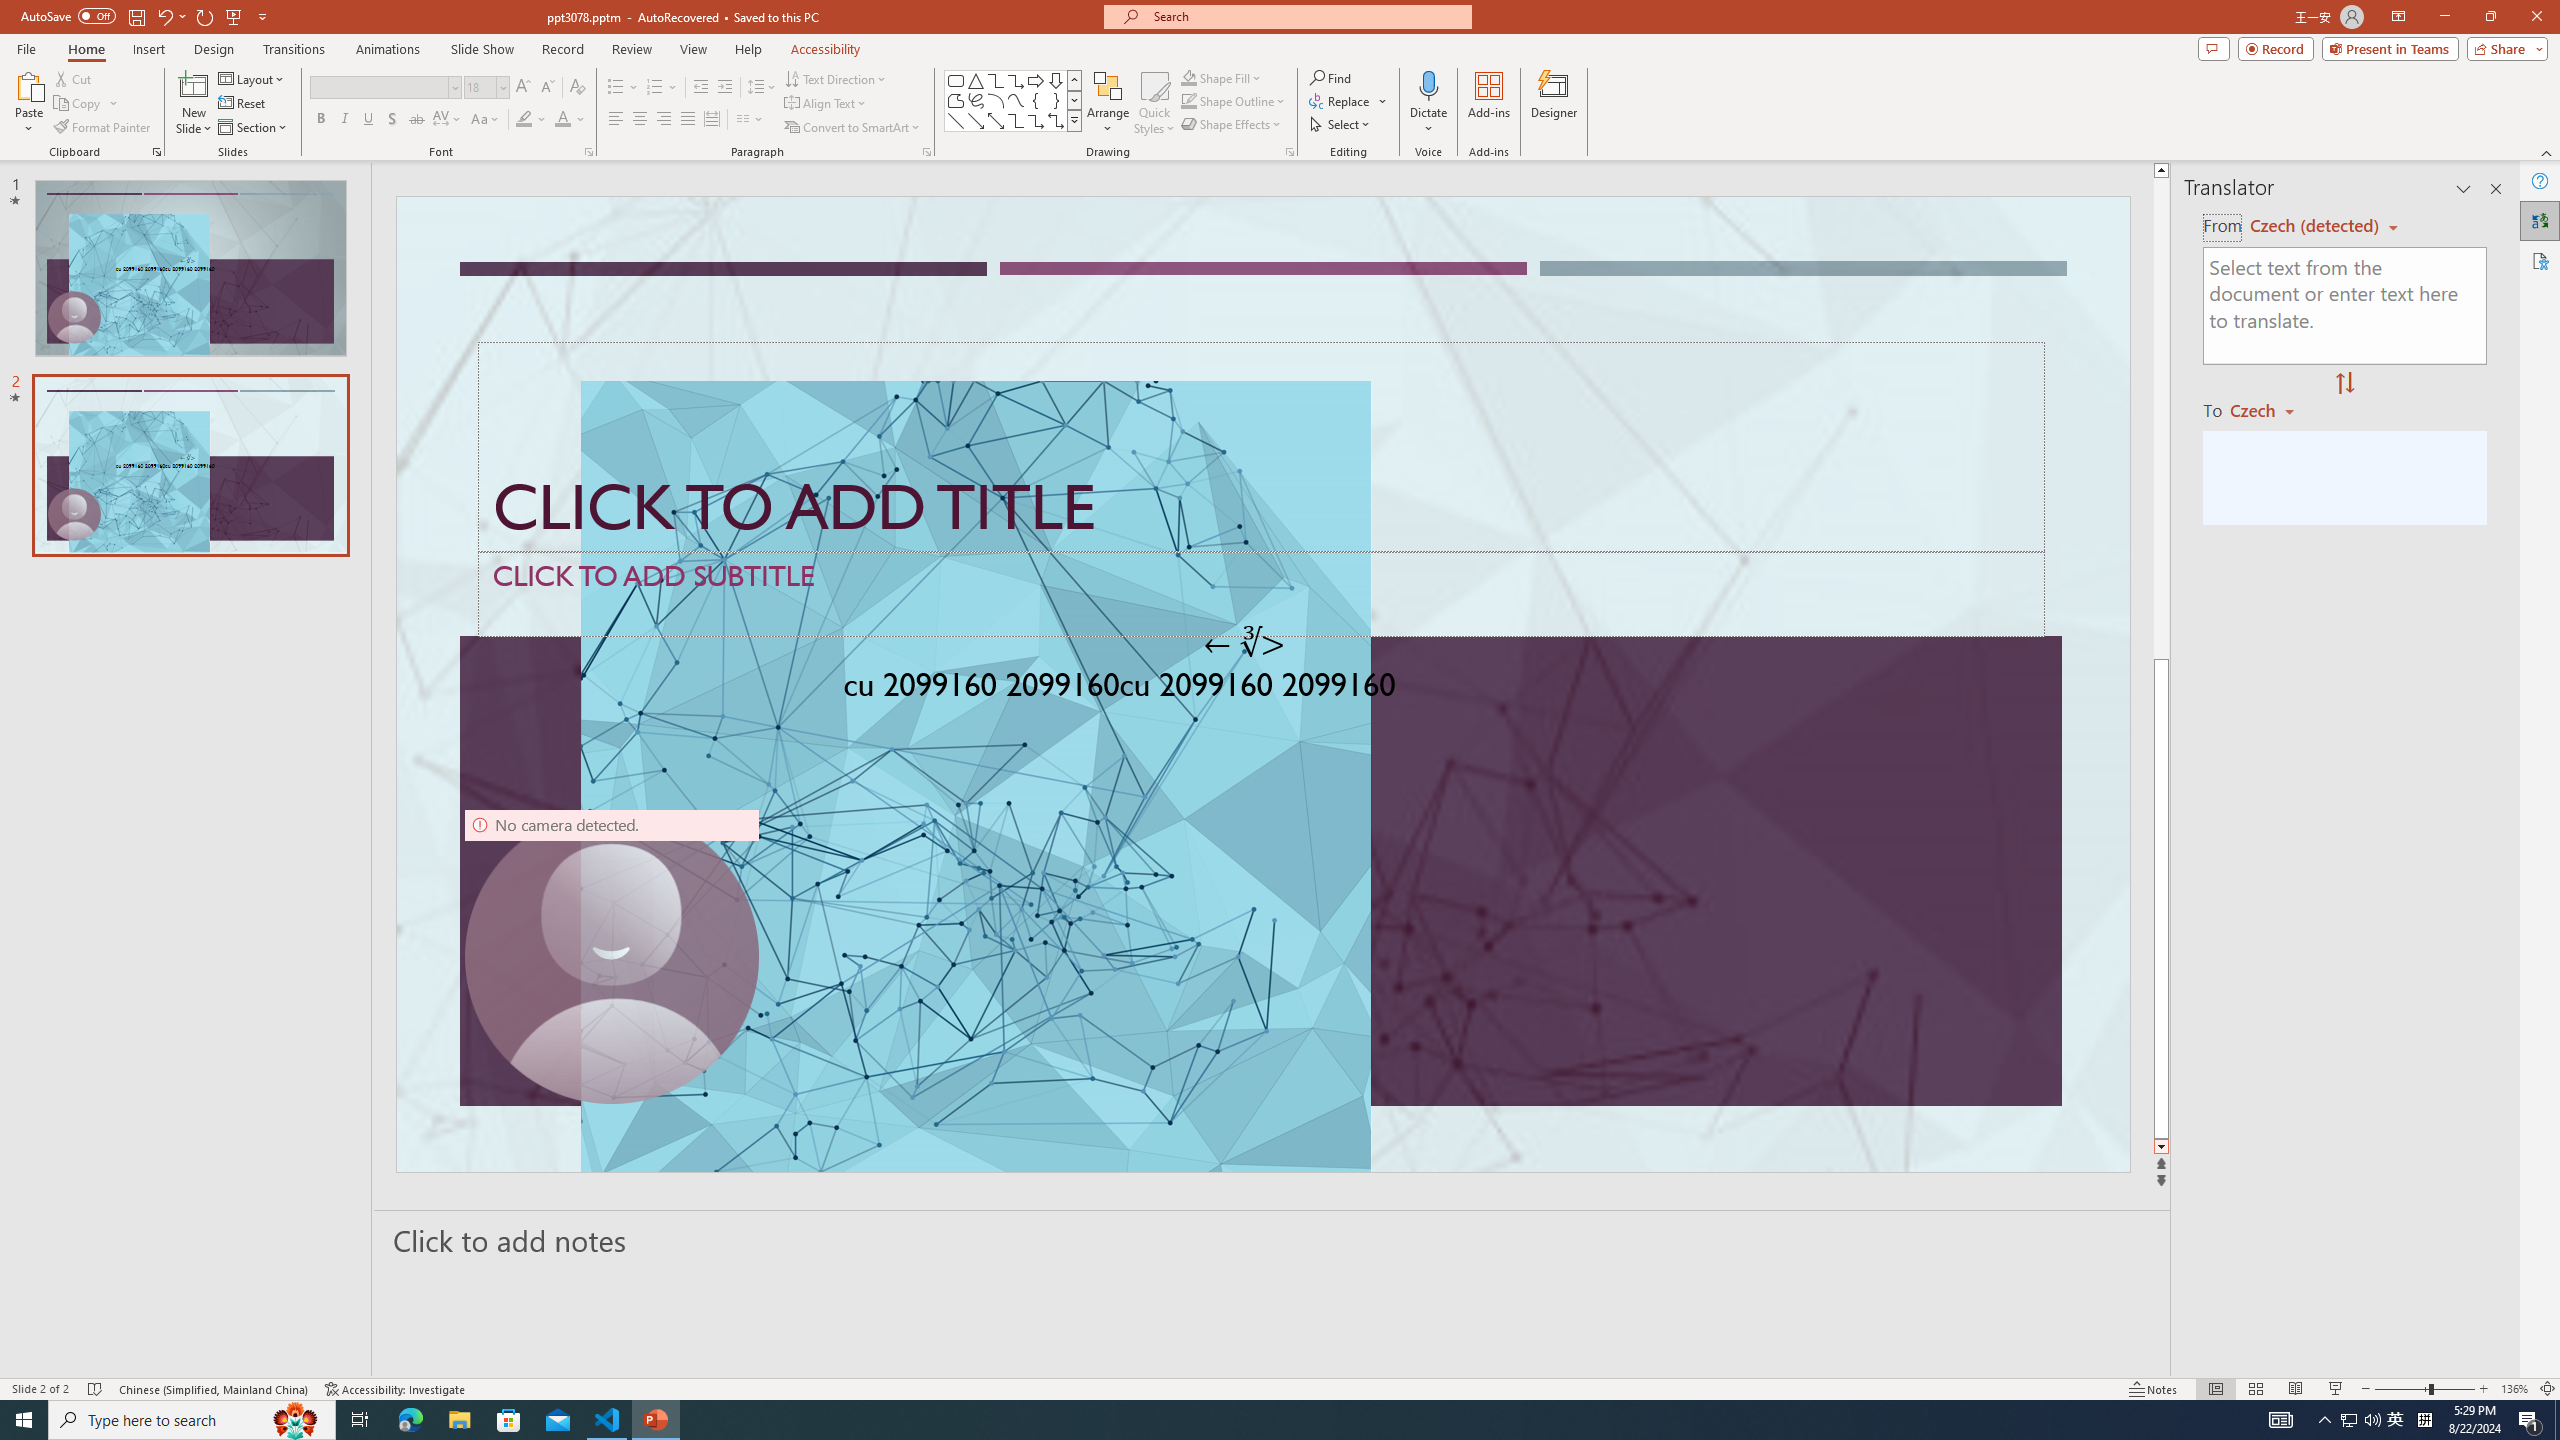 Image resolution: width=2560 pixels, height=1440 pixels. Describe the element at coordinates (2515, 1389) in the screenshot. I see `'Zoom 136%'` at that location.